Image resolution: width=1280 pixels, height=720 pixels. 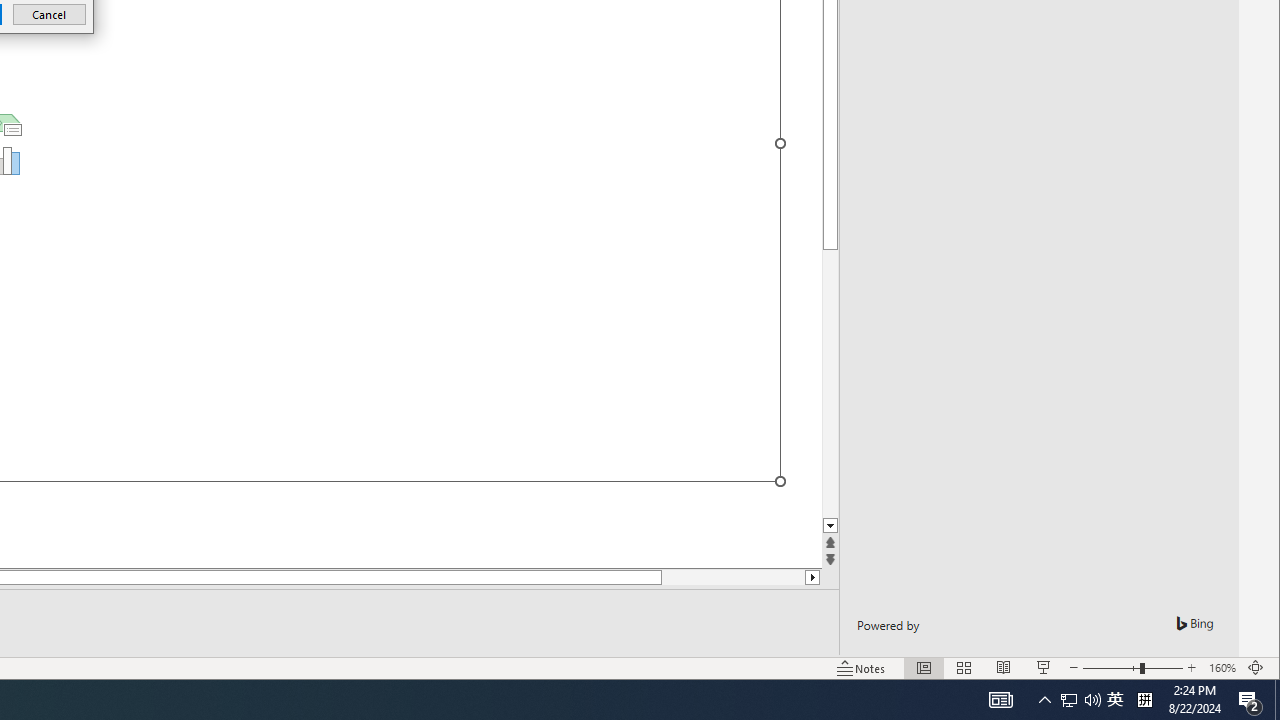 What do you see at coordinates (1221, 668) in the screenshot?
I see `'Zoom 160%'` at bounding box center [1221, 668].